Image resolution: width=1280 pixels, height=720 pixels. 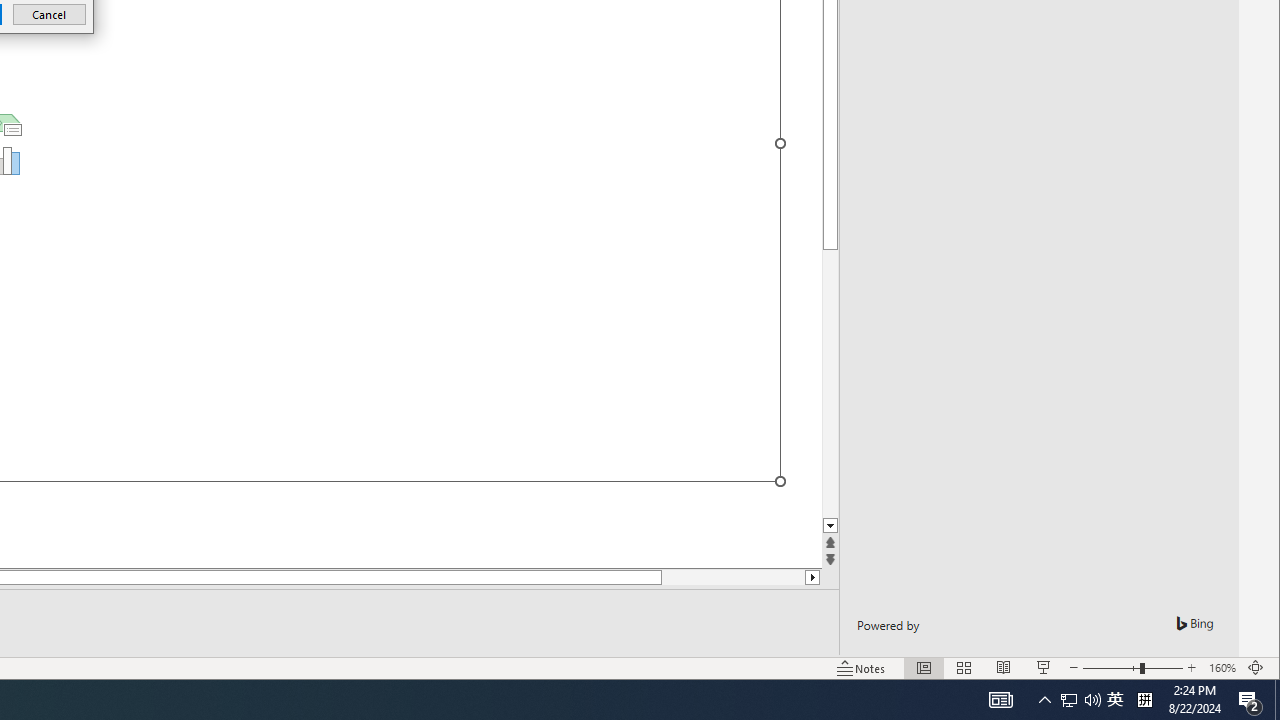 What do you see at coordinates (1221, 668) in the screenshot?
I see `'Zoom 160%'` at bounding box center [1221, 668].